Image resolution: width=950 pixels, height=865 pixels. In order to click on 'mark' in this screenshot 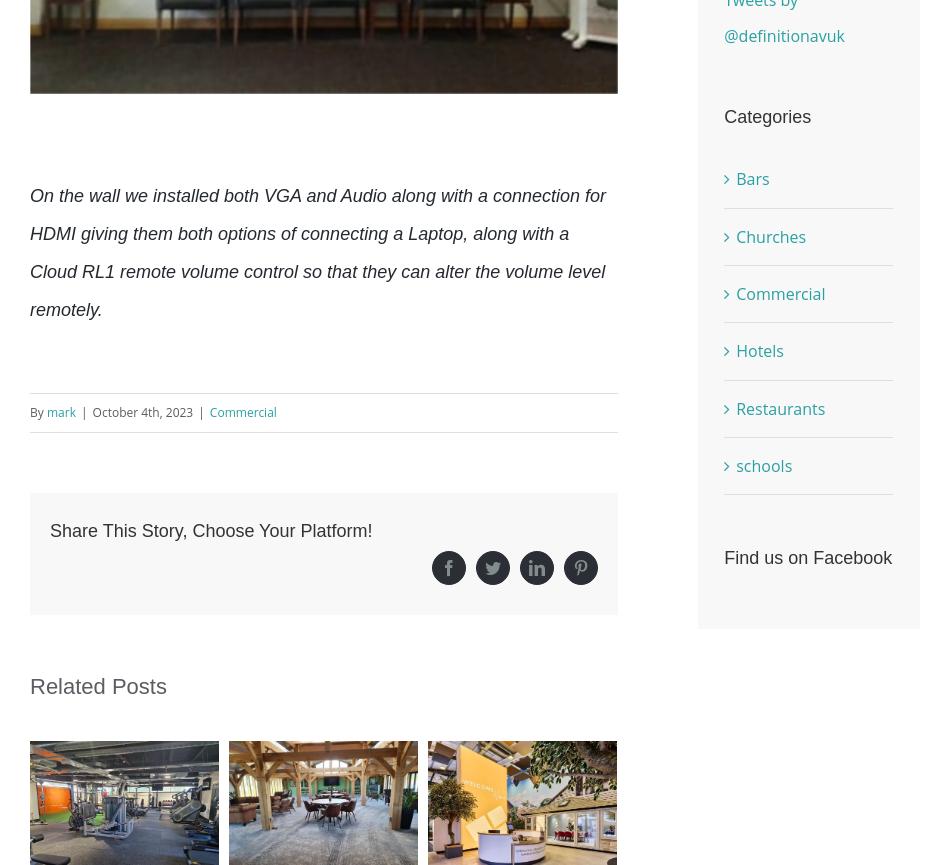, I will do `click(60, 412)`.